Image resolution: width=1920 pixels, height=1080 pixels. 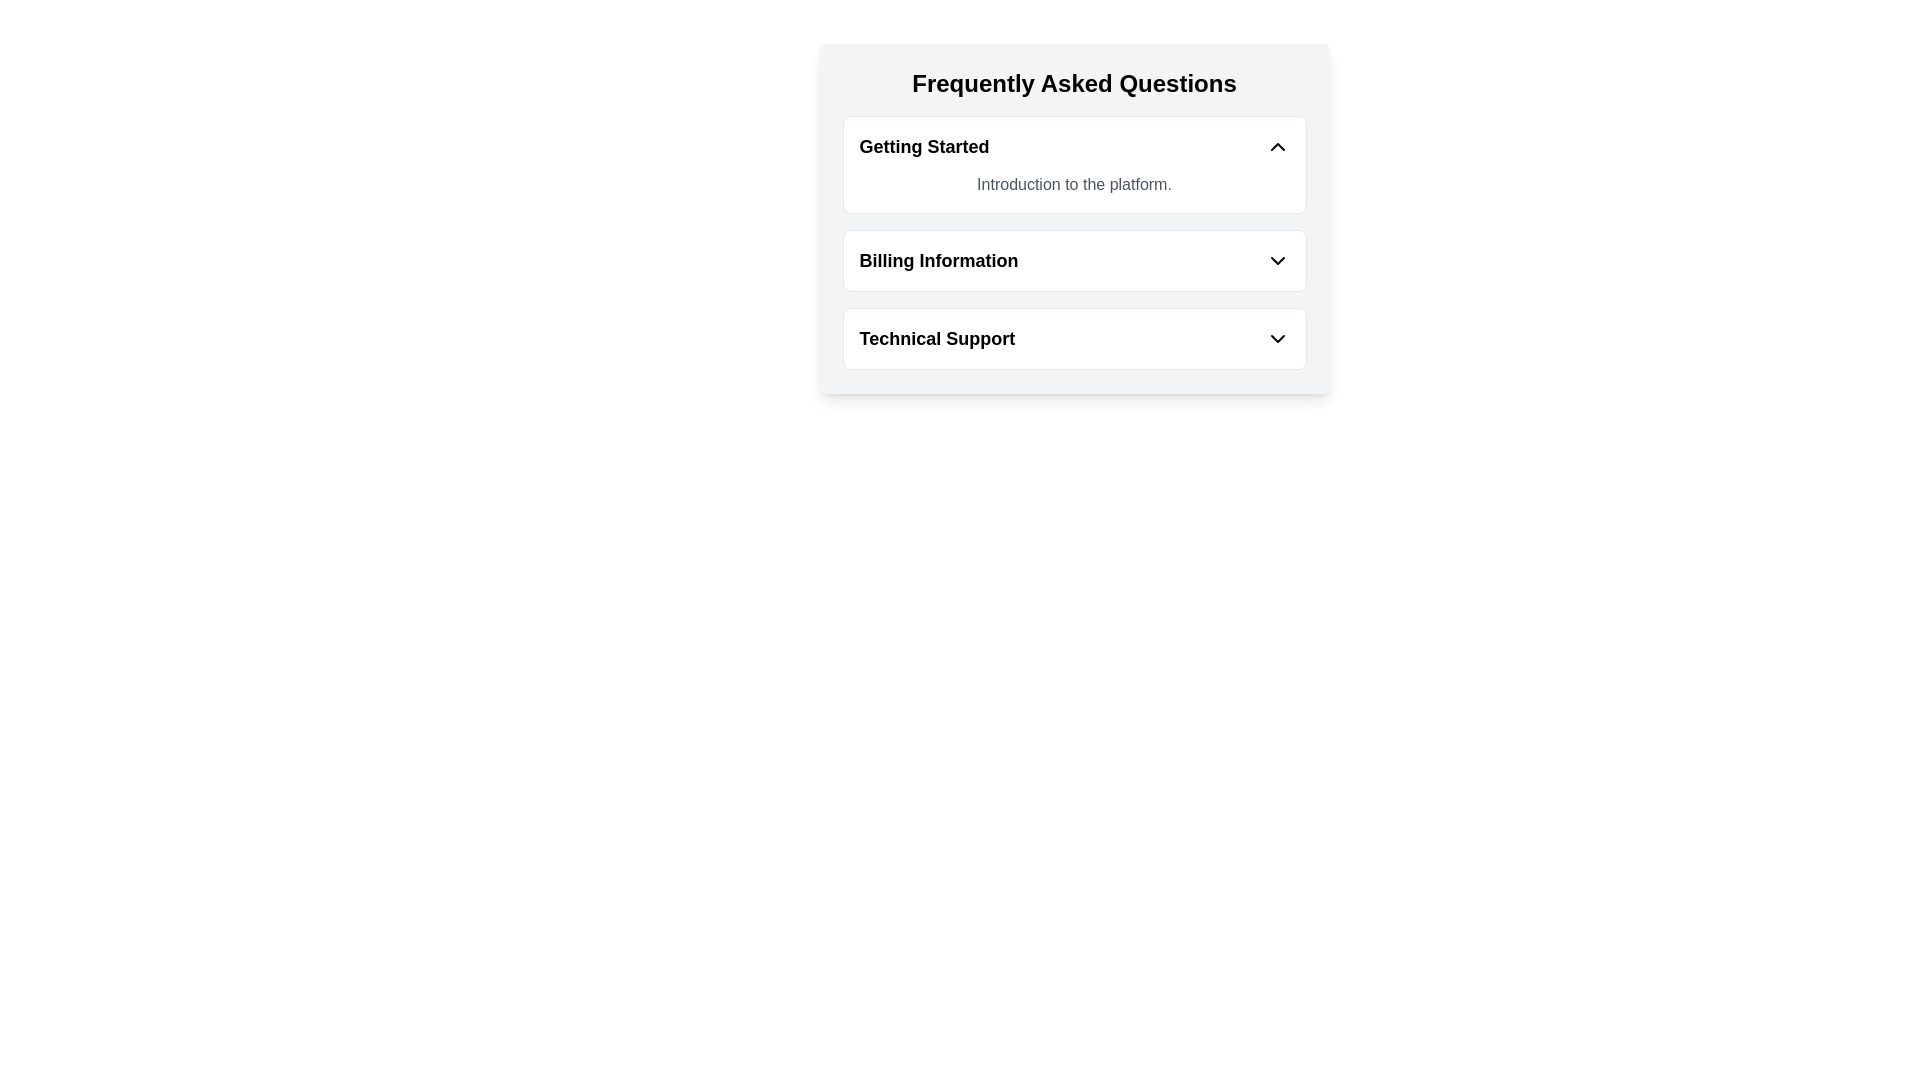 What do you see at coordinates (1073, 338) in the screenshot?
I see `the toggle button for 'Technical Support' located in the 'Frequently Asked Questions' section` at bounding box center [1073, 338].